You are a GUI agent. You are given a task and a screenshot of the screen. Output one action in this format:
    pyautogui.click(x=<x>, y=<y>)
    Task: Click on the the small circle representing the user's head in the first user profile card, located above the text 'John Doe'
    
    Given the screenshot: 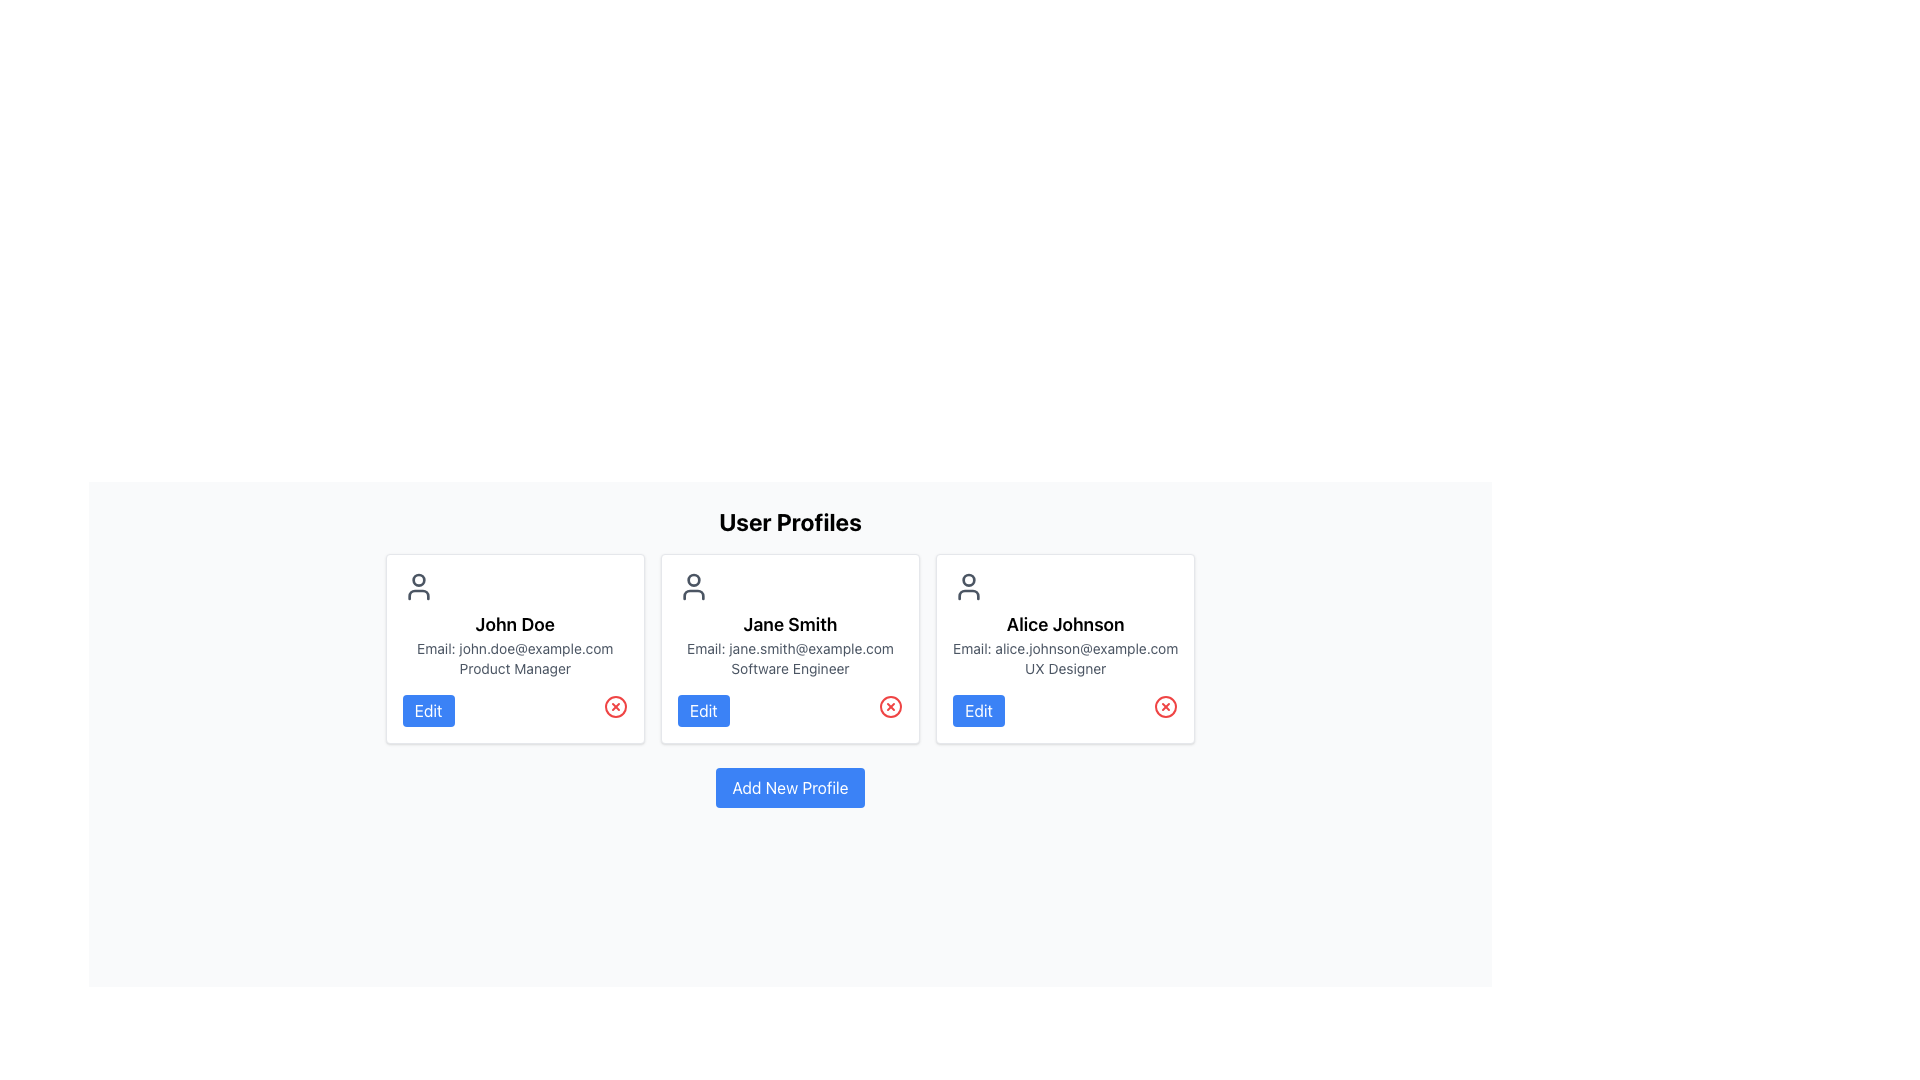 What is the action you would take?
    pyautogui.click(x=417, y=580)
    